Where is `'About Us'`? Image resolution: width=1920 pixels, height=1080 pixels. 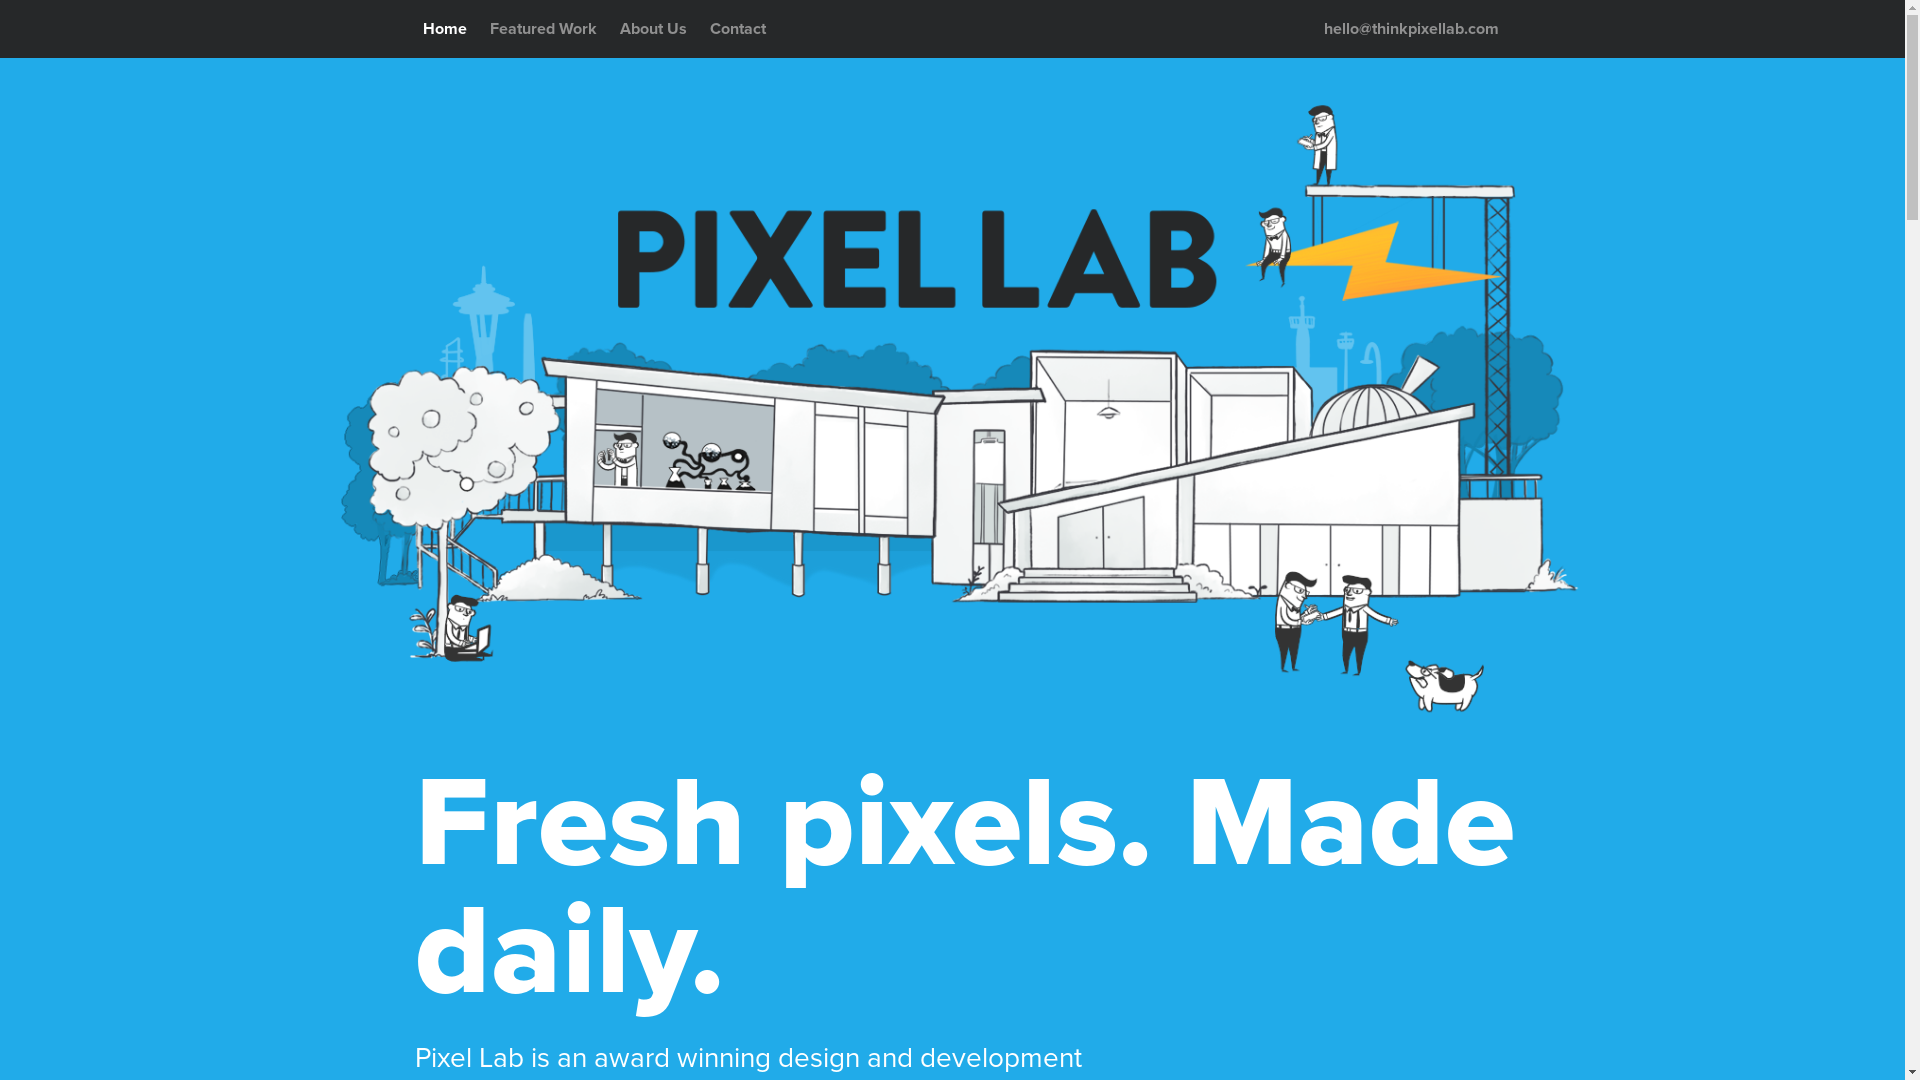 'About Us' is located at coordinates (653, 29).